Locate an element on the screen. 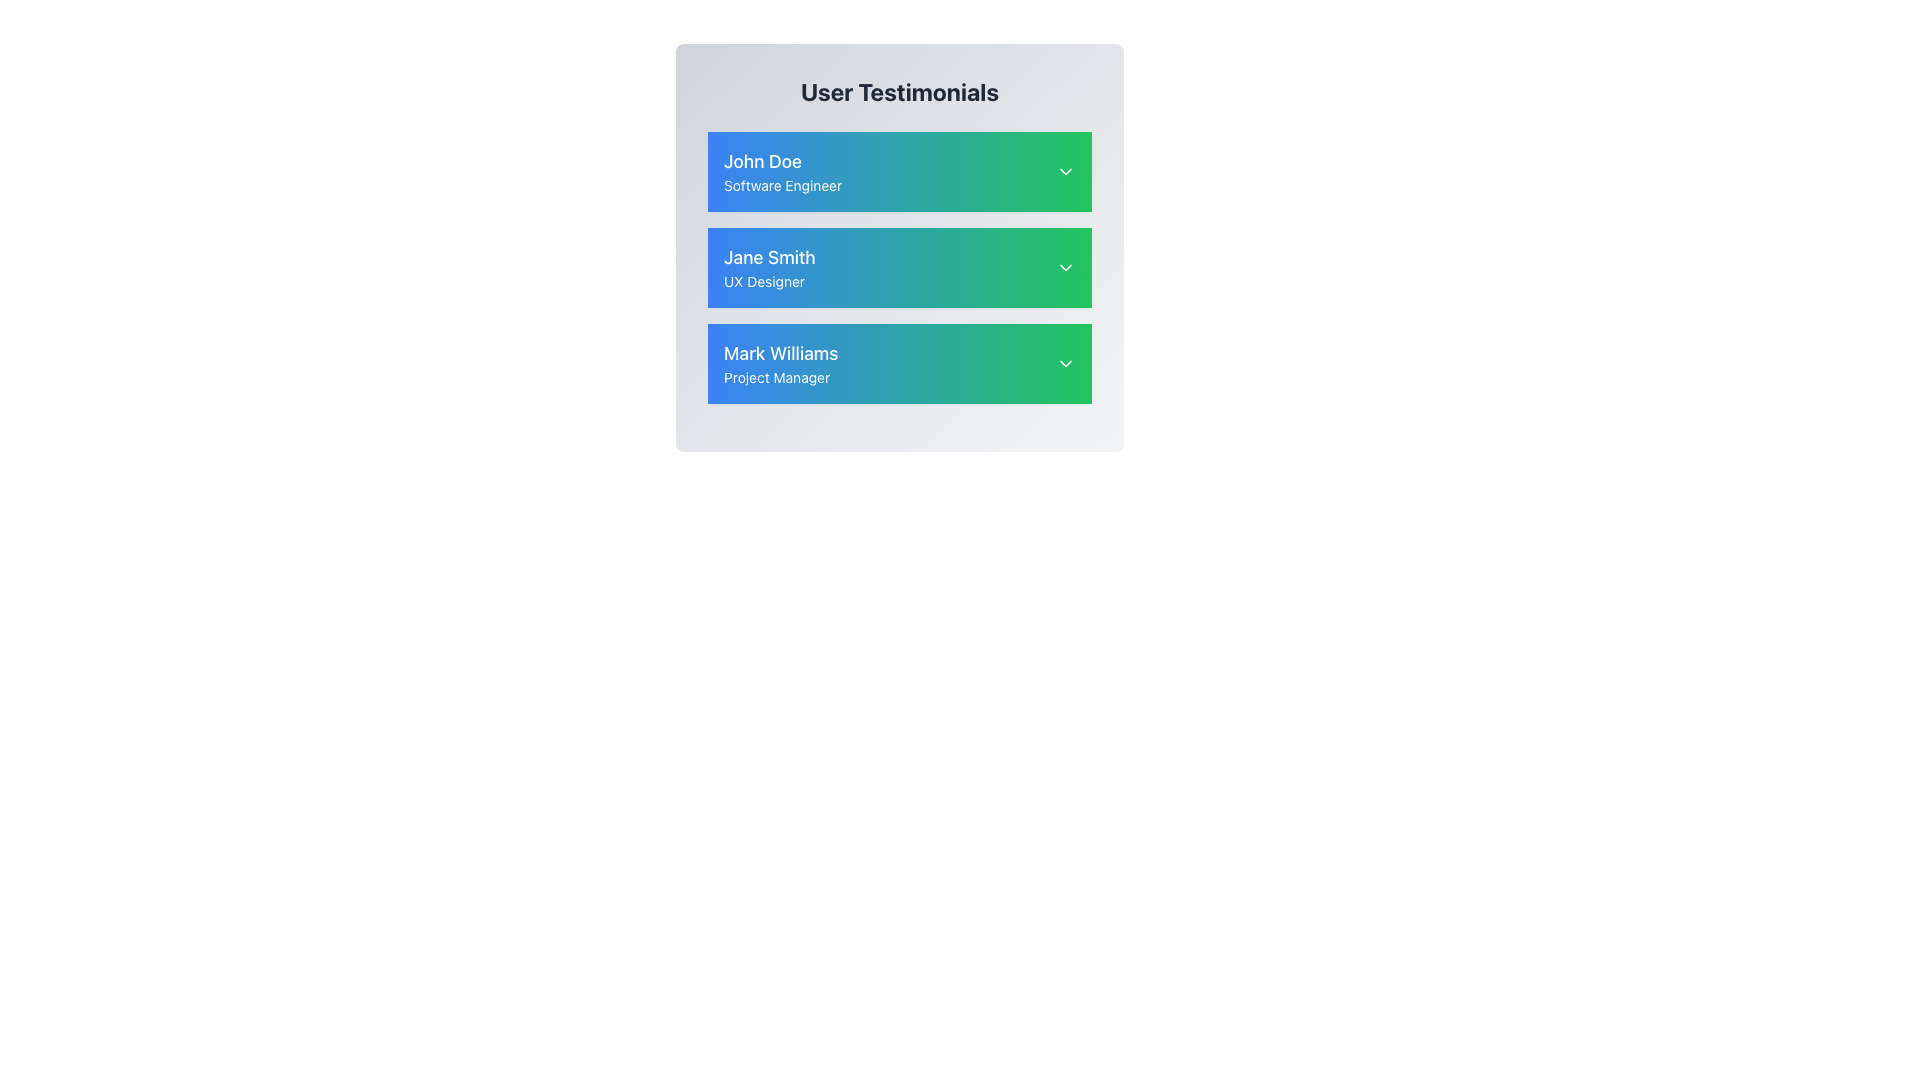  the text label displaying the job title or role related to 'Mark Williams' in the testimonial interface, which is located at the bottom-most entry of a column list of user testimonials is located at coordinates (780, 378).